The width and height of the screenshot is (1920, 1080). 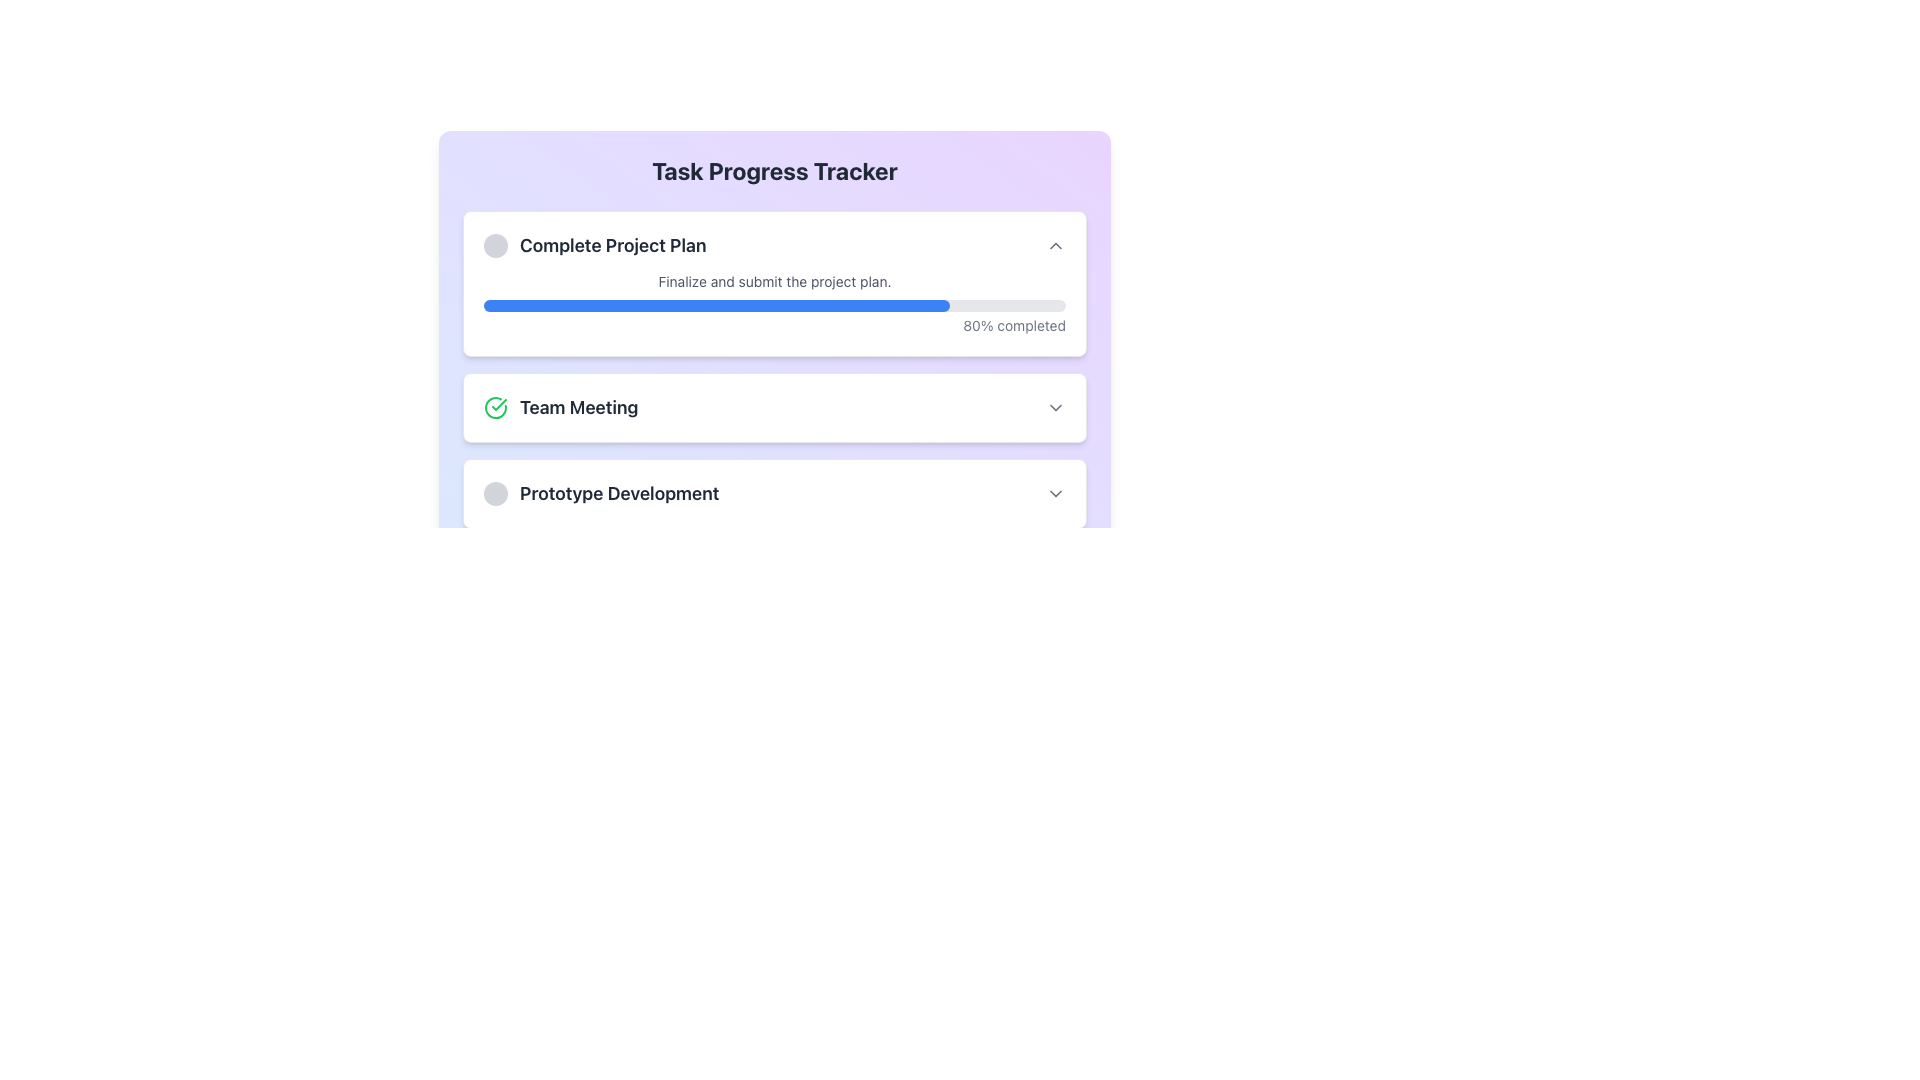 I want to click on the 'Team Meeting' text label element, which displays the text in a bold, large gray font, located in the second row of the task progress tracker, following a green checkmark icon, so click(x=578, y=407).